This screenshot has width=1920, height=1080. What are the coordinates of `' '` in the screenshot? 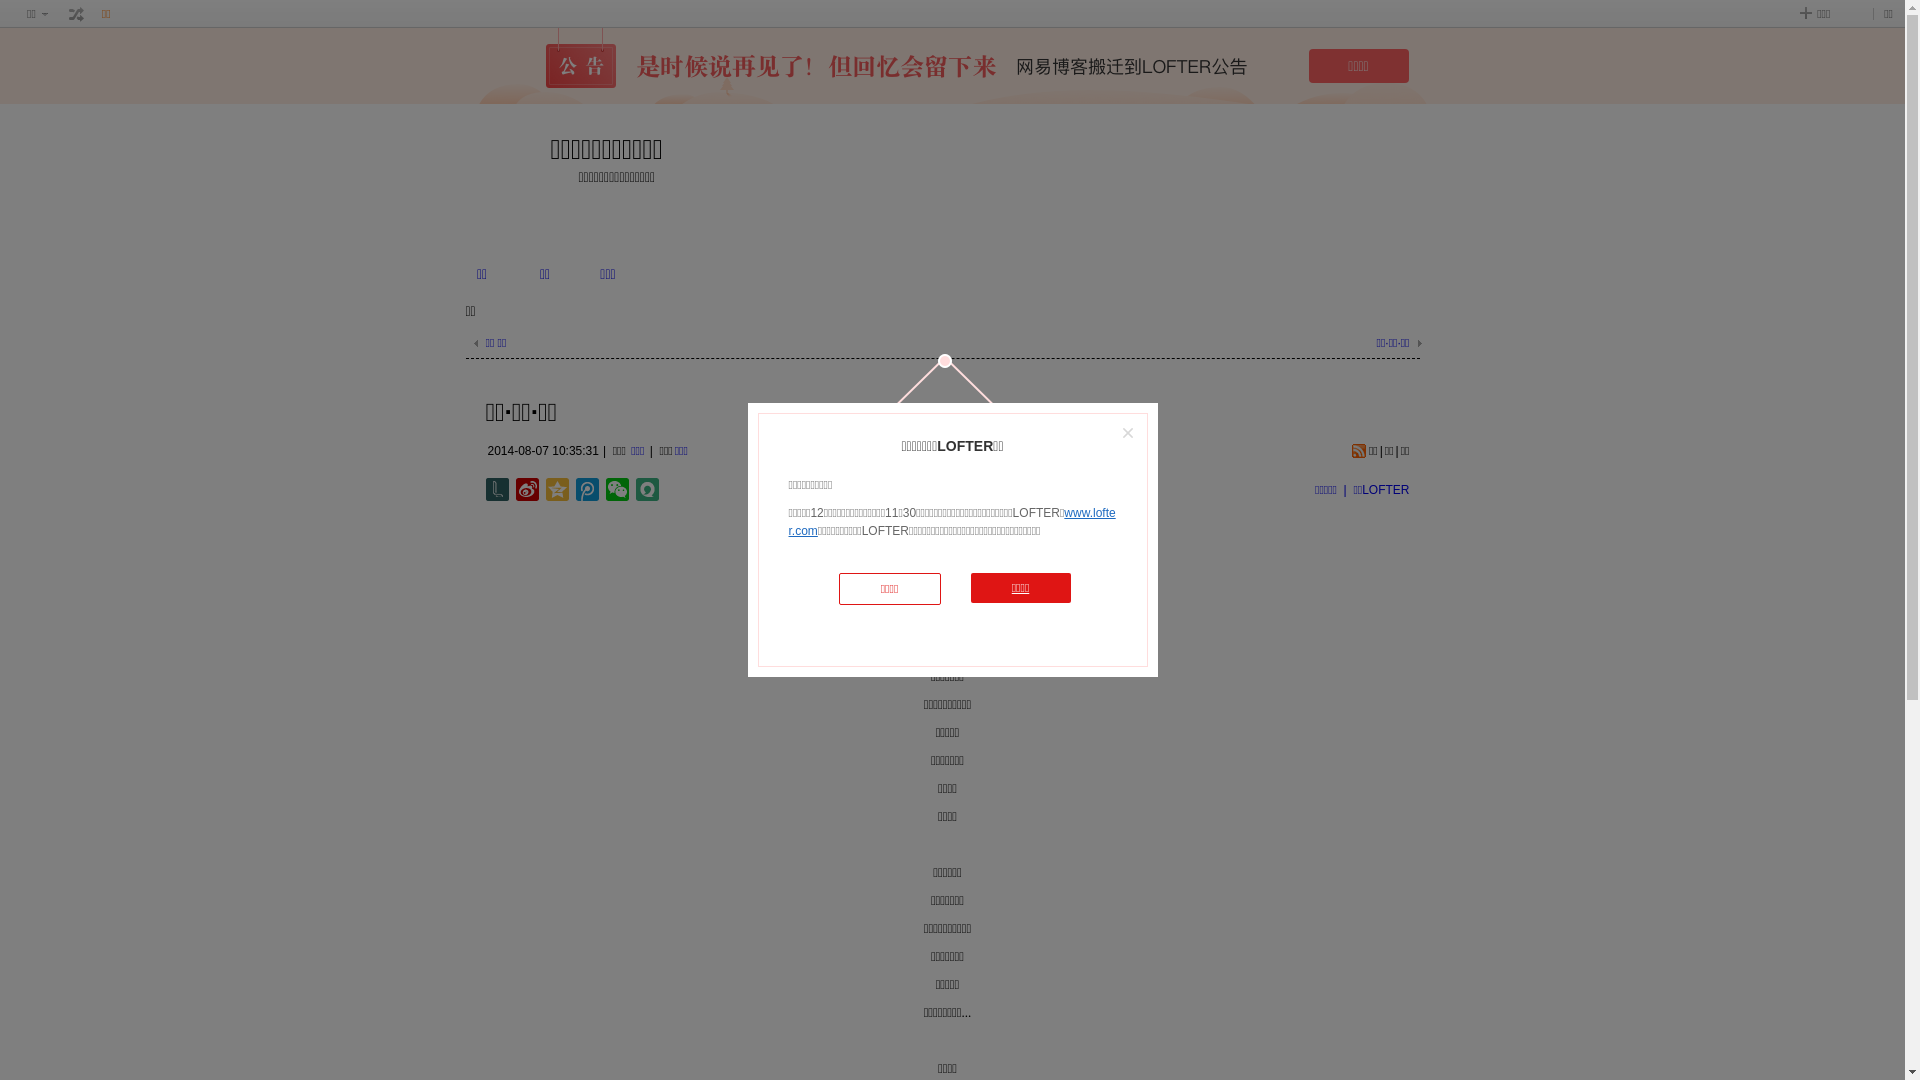 It's located at (76, 14).